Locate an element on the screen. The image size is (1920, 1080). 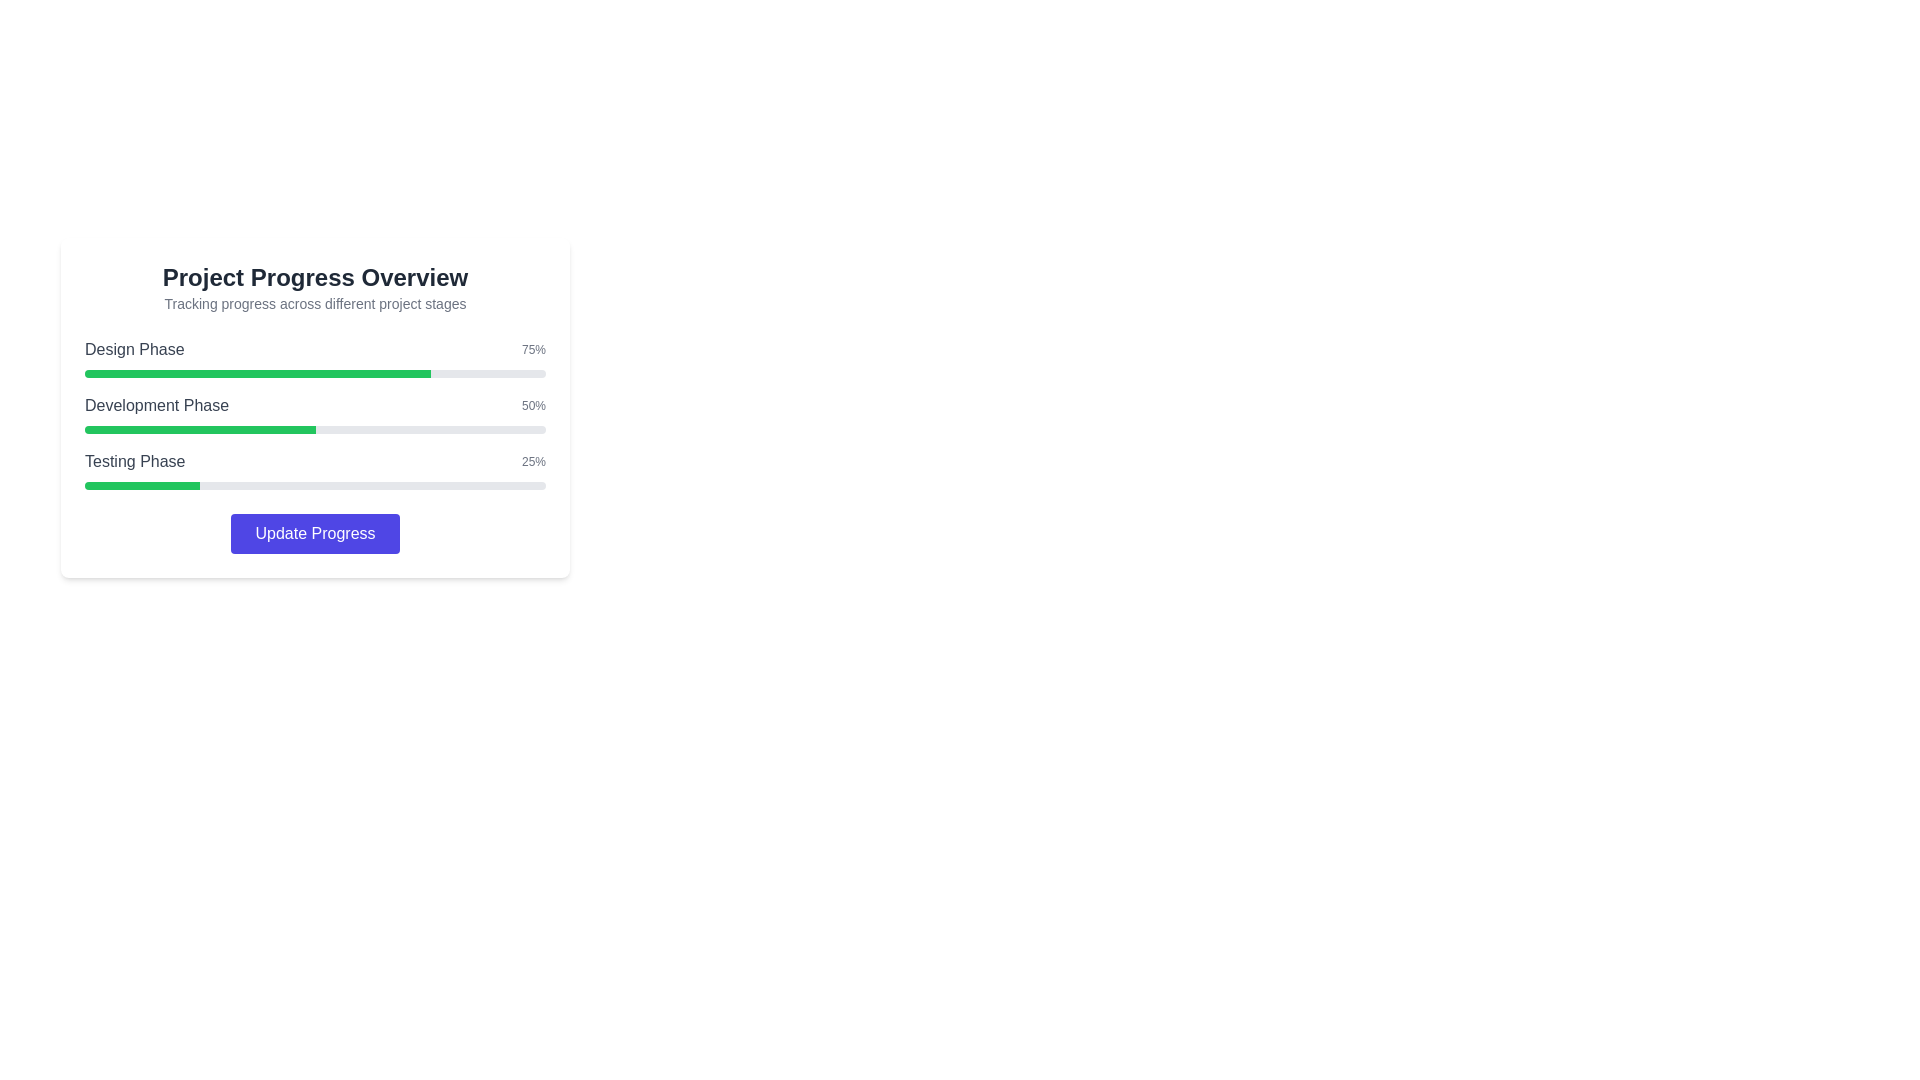
the second progress bar indicating the 'Development Phase', which is centrally aligned below the title and above the value '50%' is located at coordinates (314, 428).